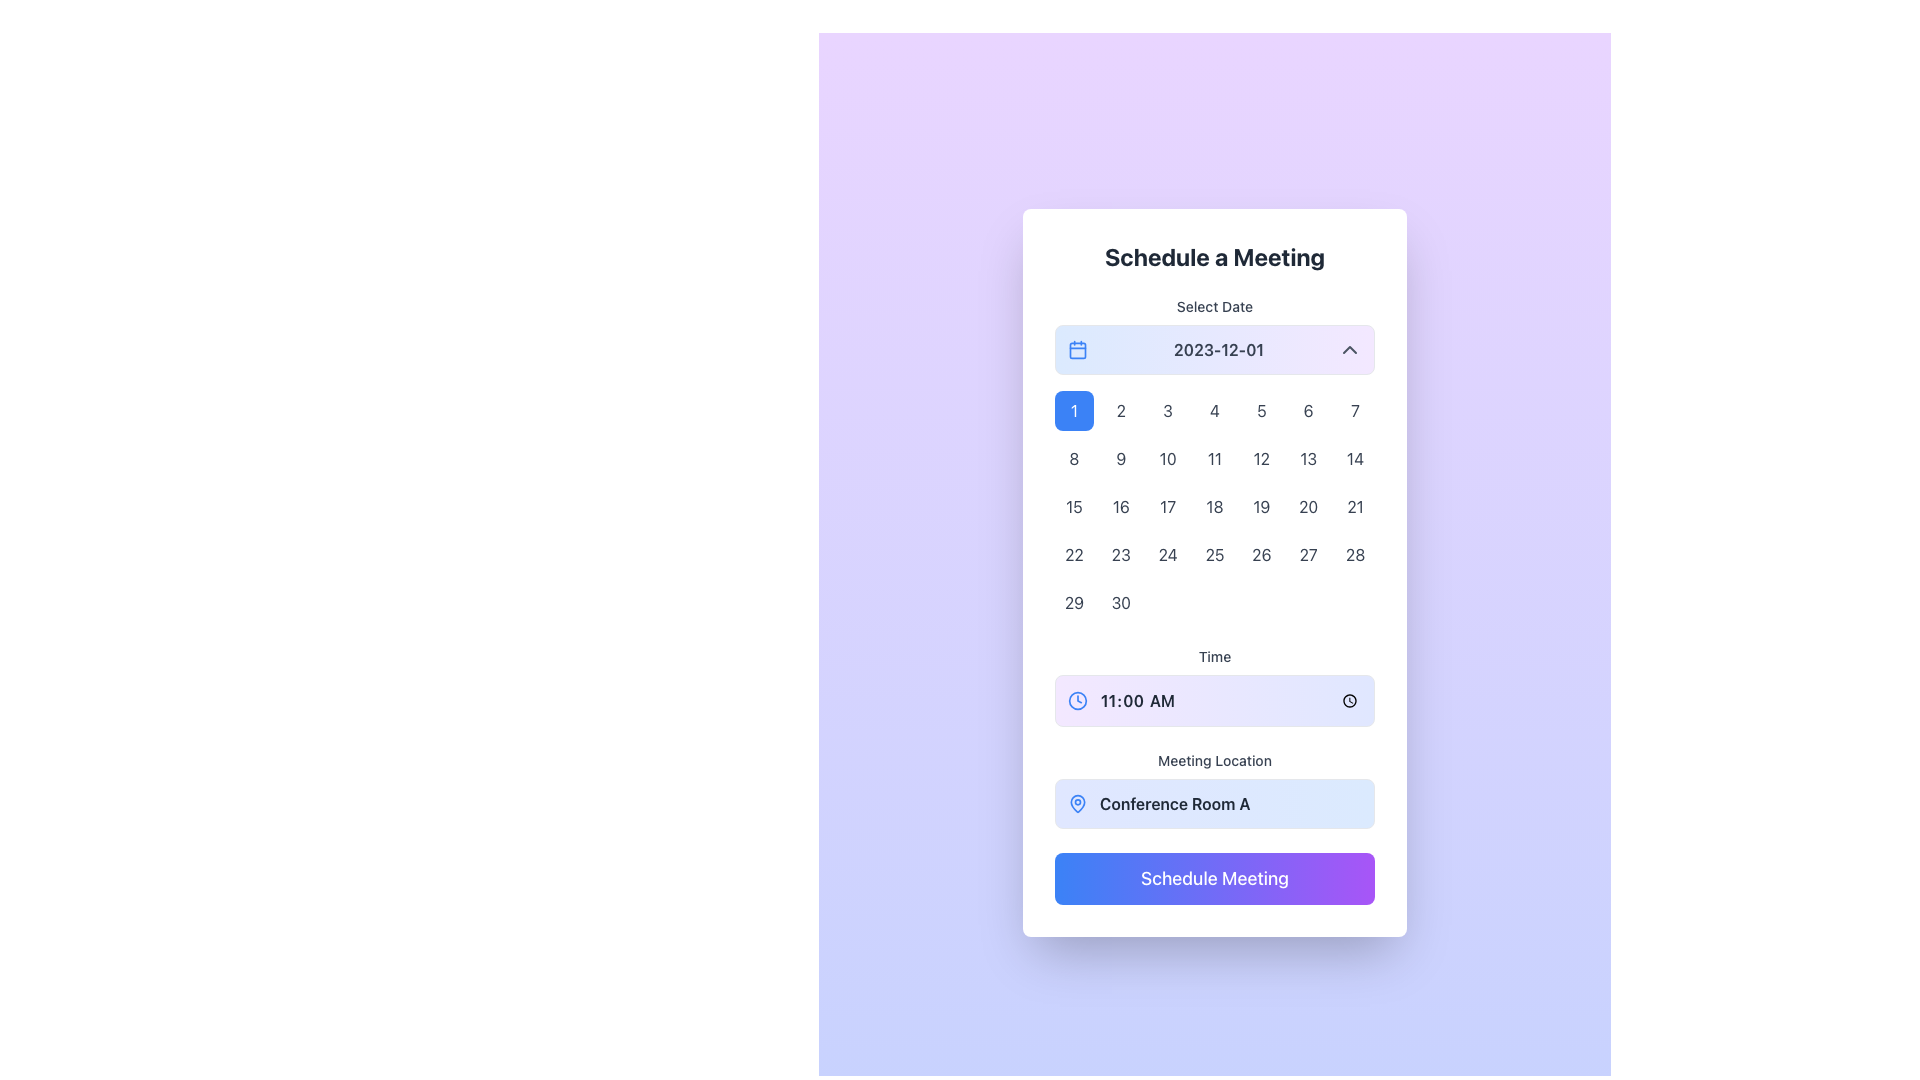  Describe the element at coordinates (1308, 555) in the screenshot. I see `the button to select the day '27' in the calendar grid, which is positioned in the fourth row and sixth column` at that location.